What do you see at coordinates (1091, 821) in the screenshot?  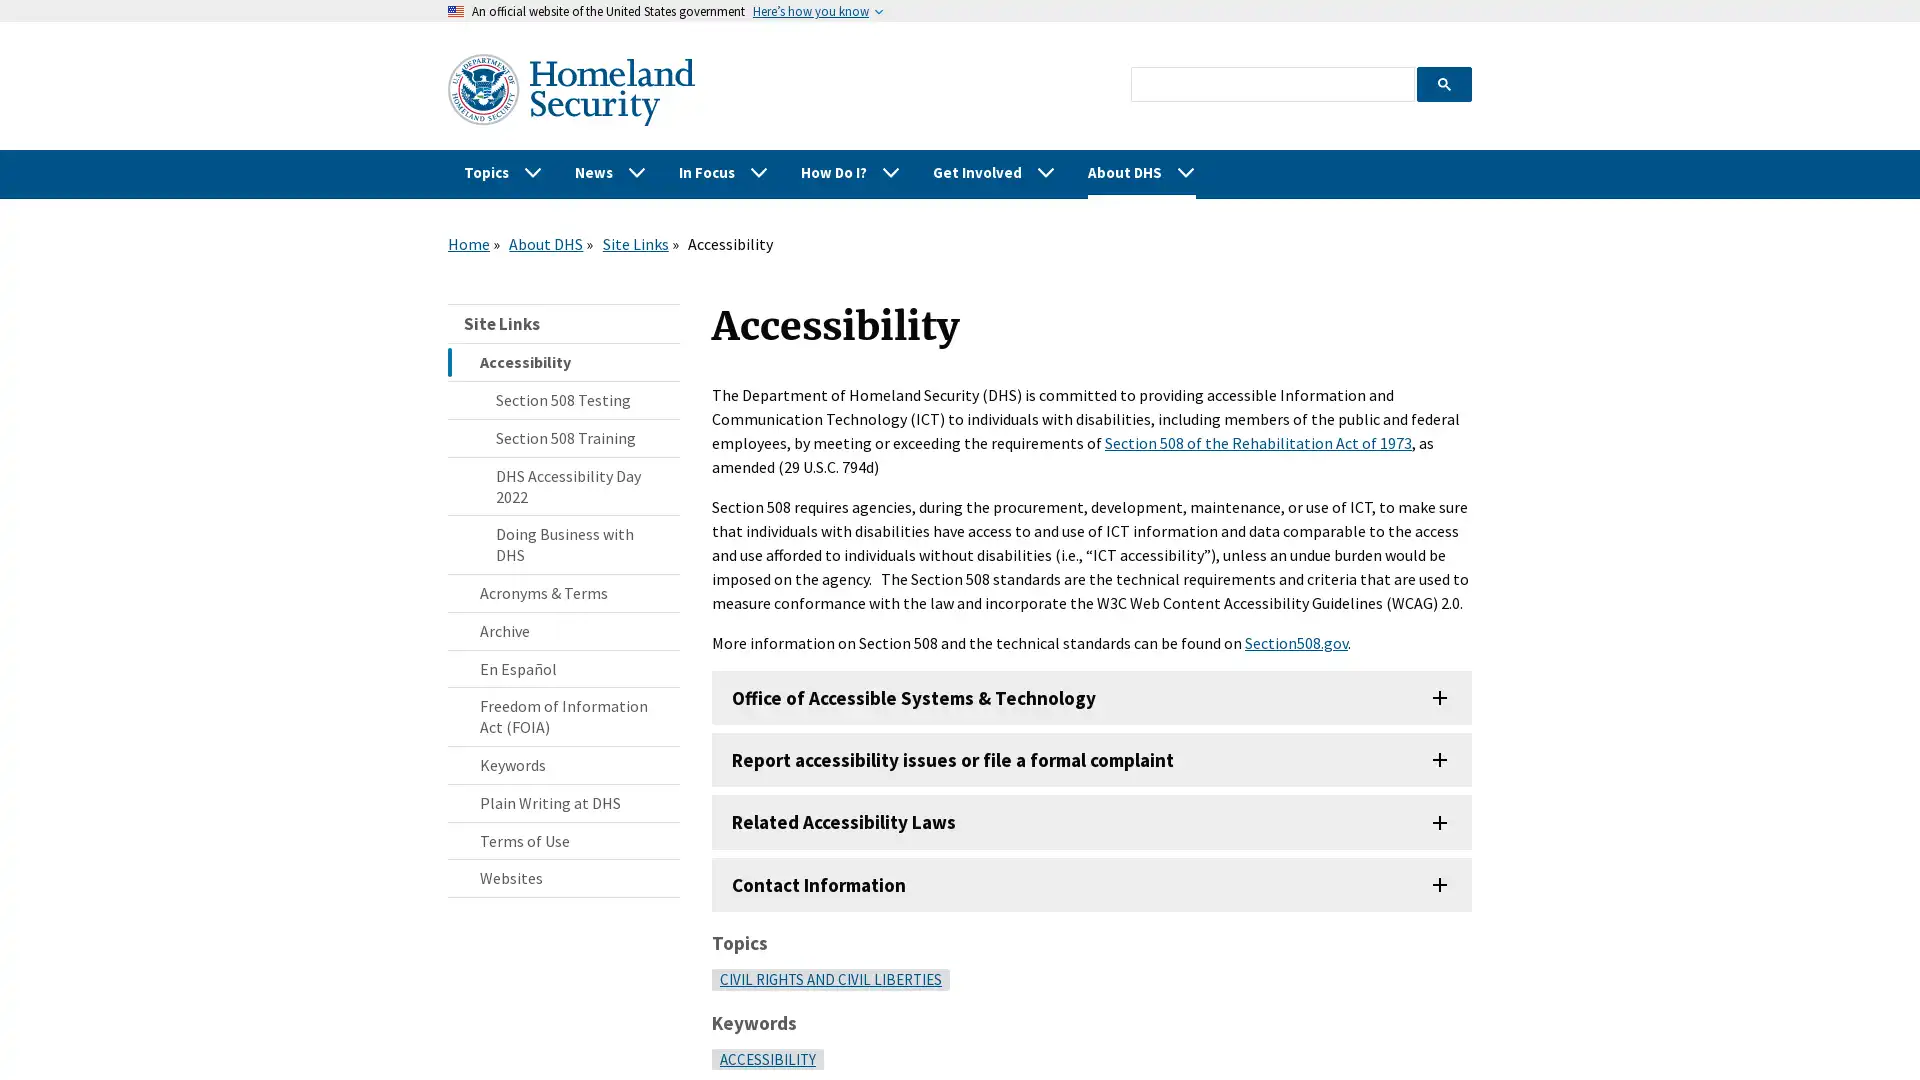 I see `Related Accessibility Laws` at bounding box center [1091, 821].